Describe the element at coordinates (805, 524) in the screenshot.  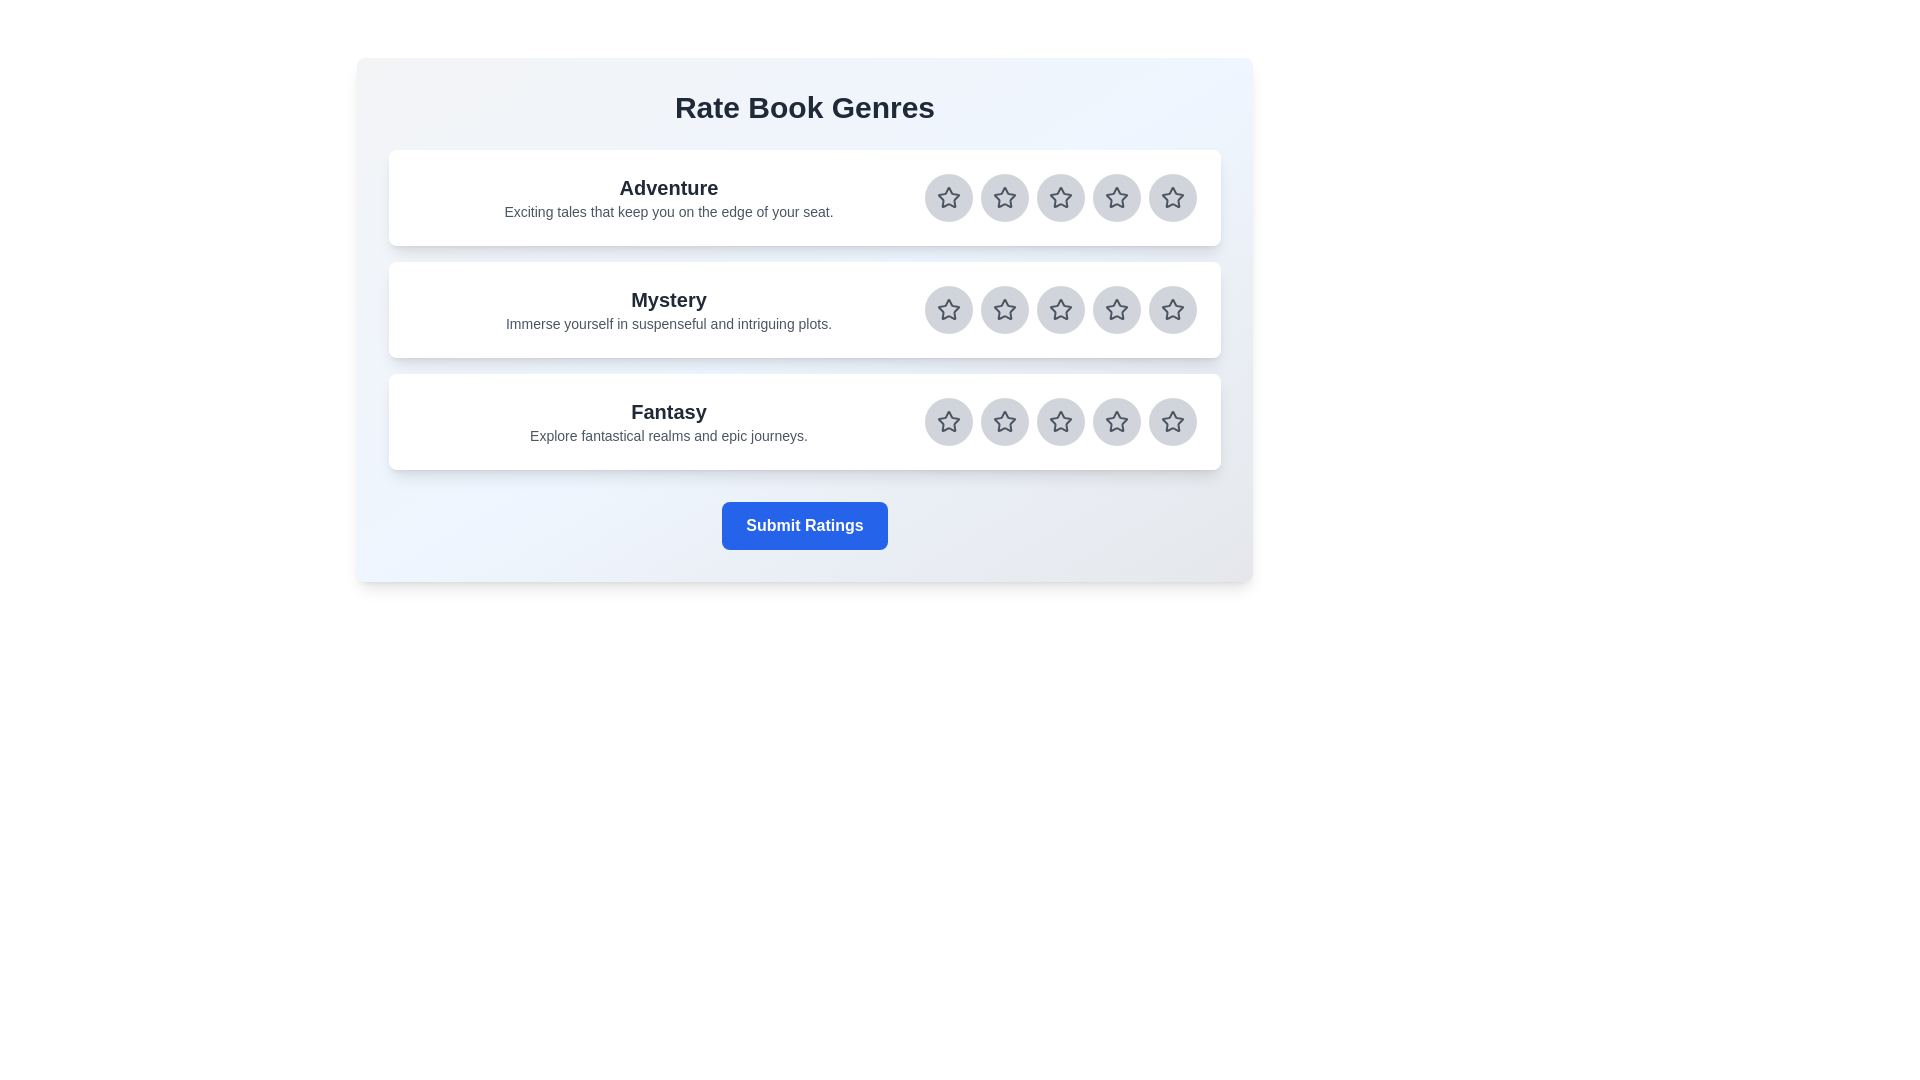
I see `the 'Submit Ratings' button to submit the ratings` at that location.